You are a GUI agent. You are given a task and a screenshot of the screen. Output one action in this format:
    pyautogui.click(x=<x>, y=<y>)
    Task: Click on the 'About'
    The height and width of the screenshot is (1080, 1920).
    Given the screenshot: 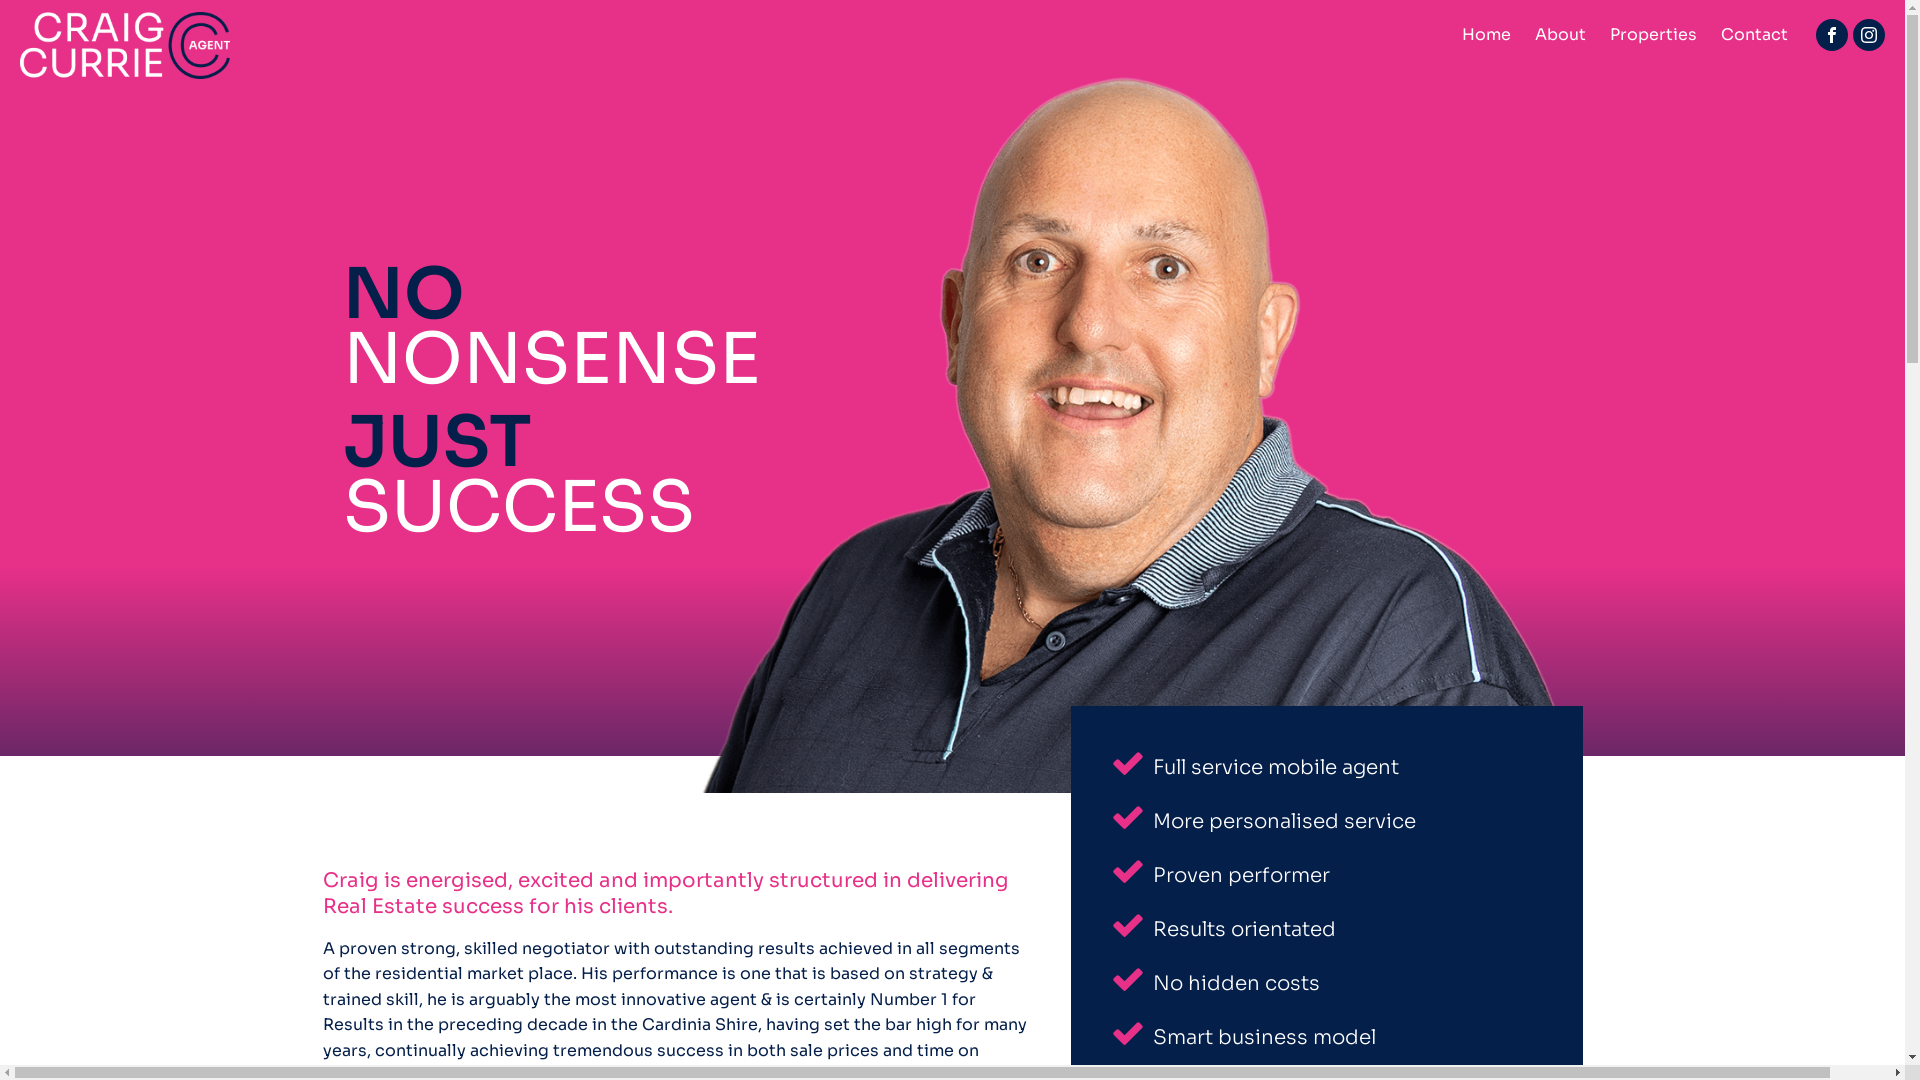 What is the action you would take?
    pyautogui.click(x=1559, y=34)
    